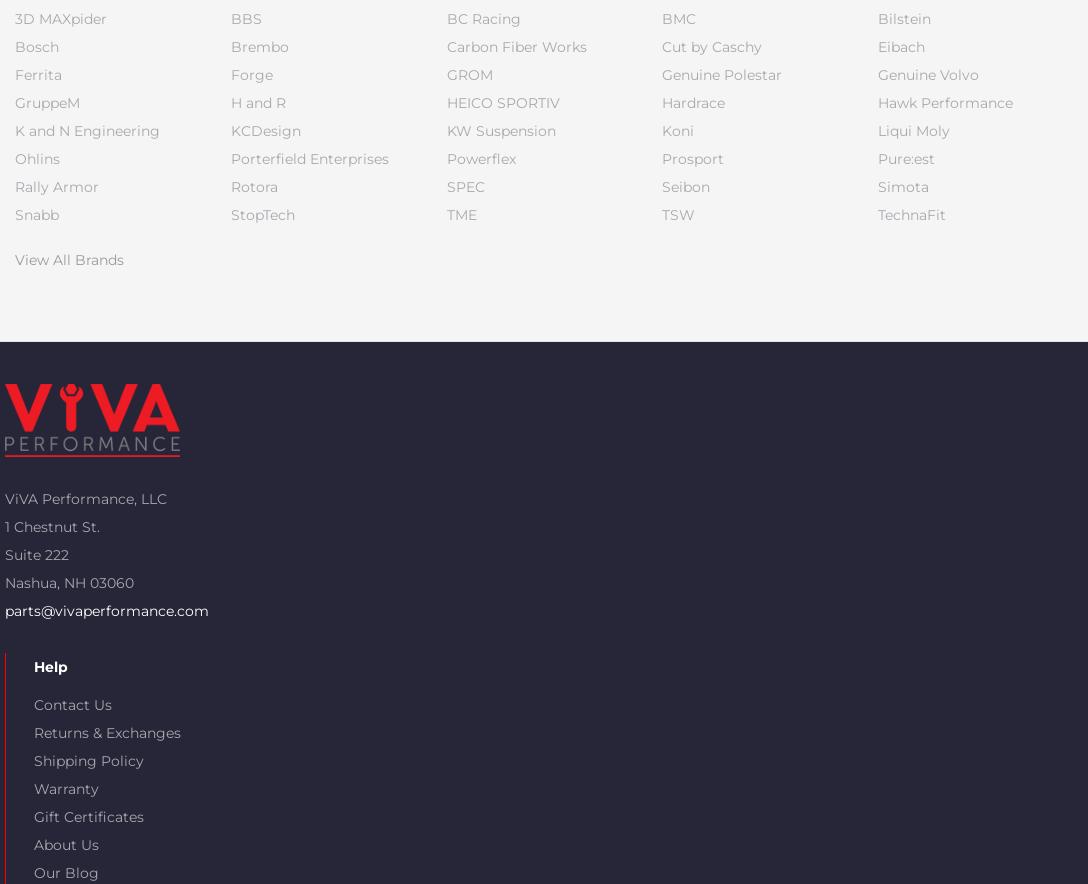 The image size is (1088, 884). What do you see at coordinates (36, 553) in the screenshot?
I see `'Suite 222'` at bounding box center [36, 553].